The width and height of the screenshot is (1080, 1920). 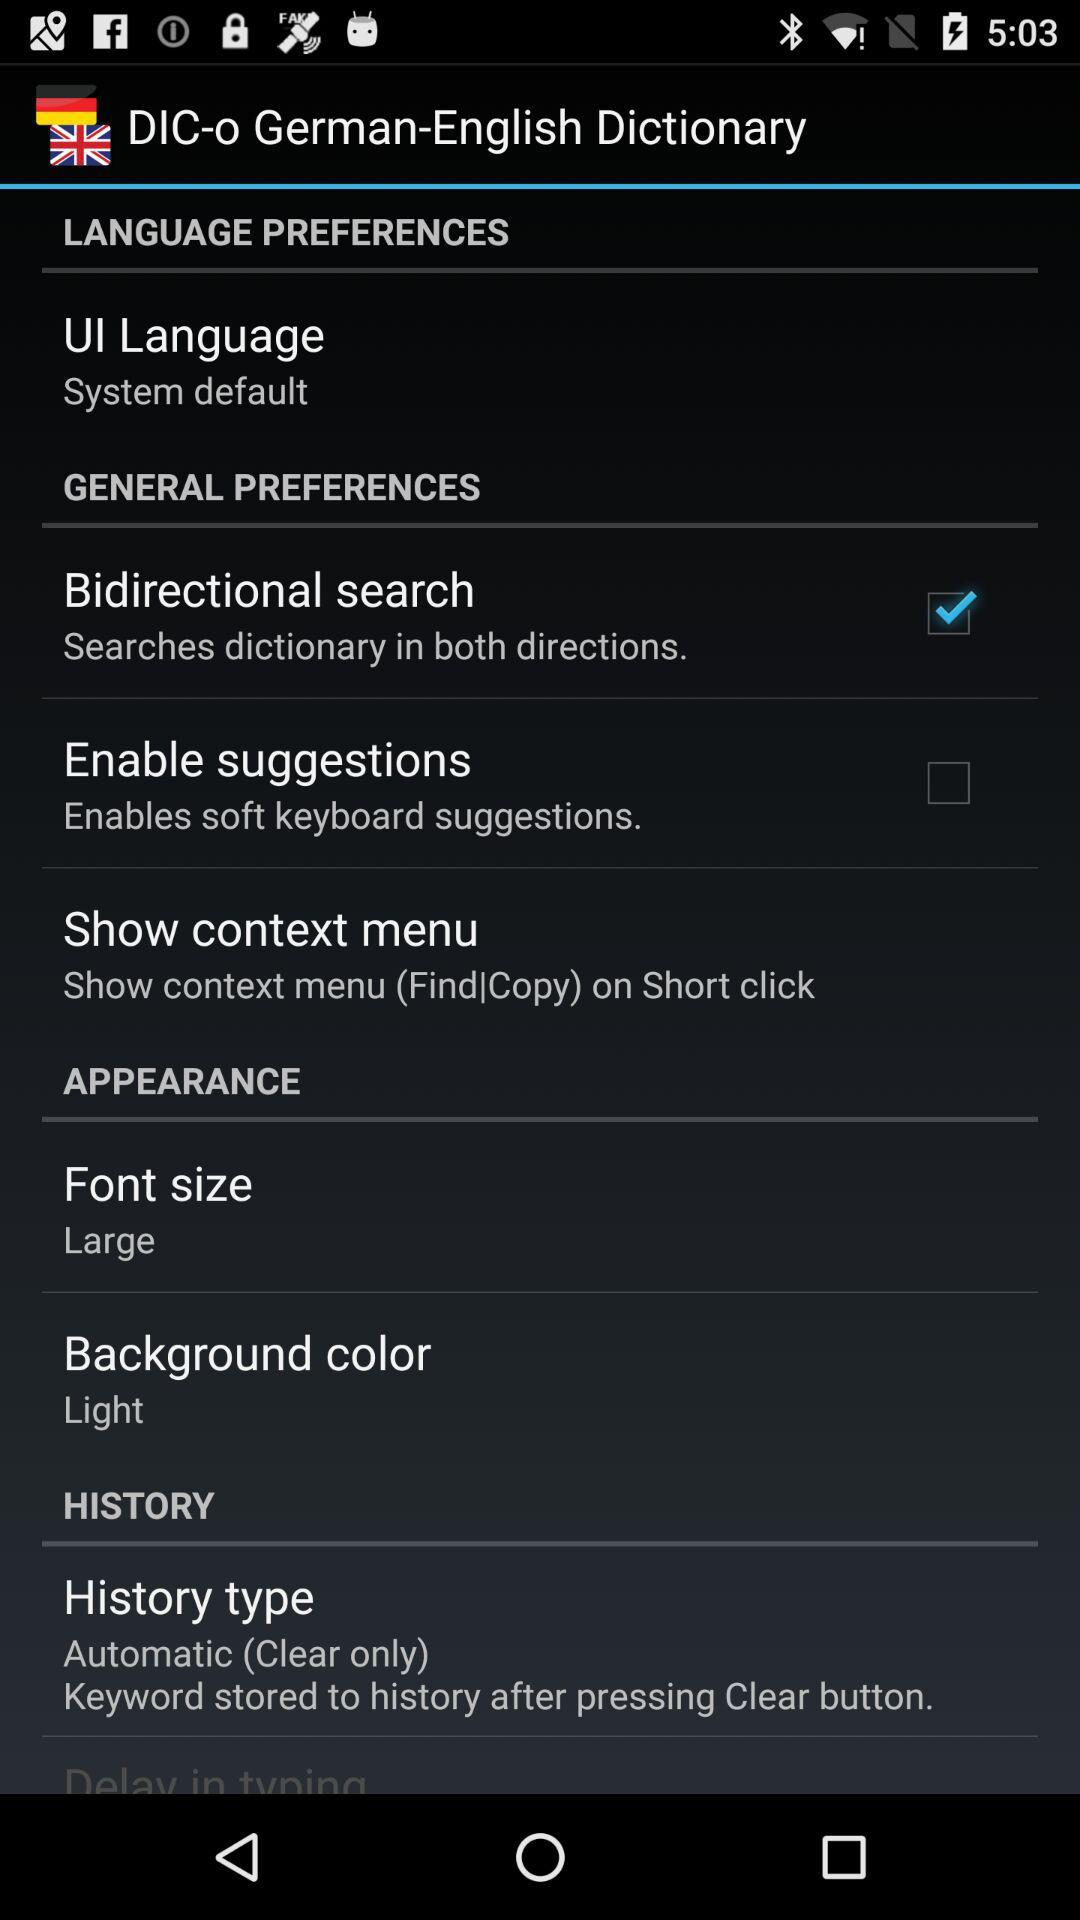 What do you see at coordinates (188, 1594) in the screenshot?
I see `app above the automatic clear only icon` at bounding box center [188, 1594].